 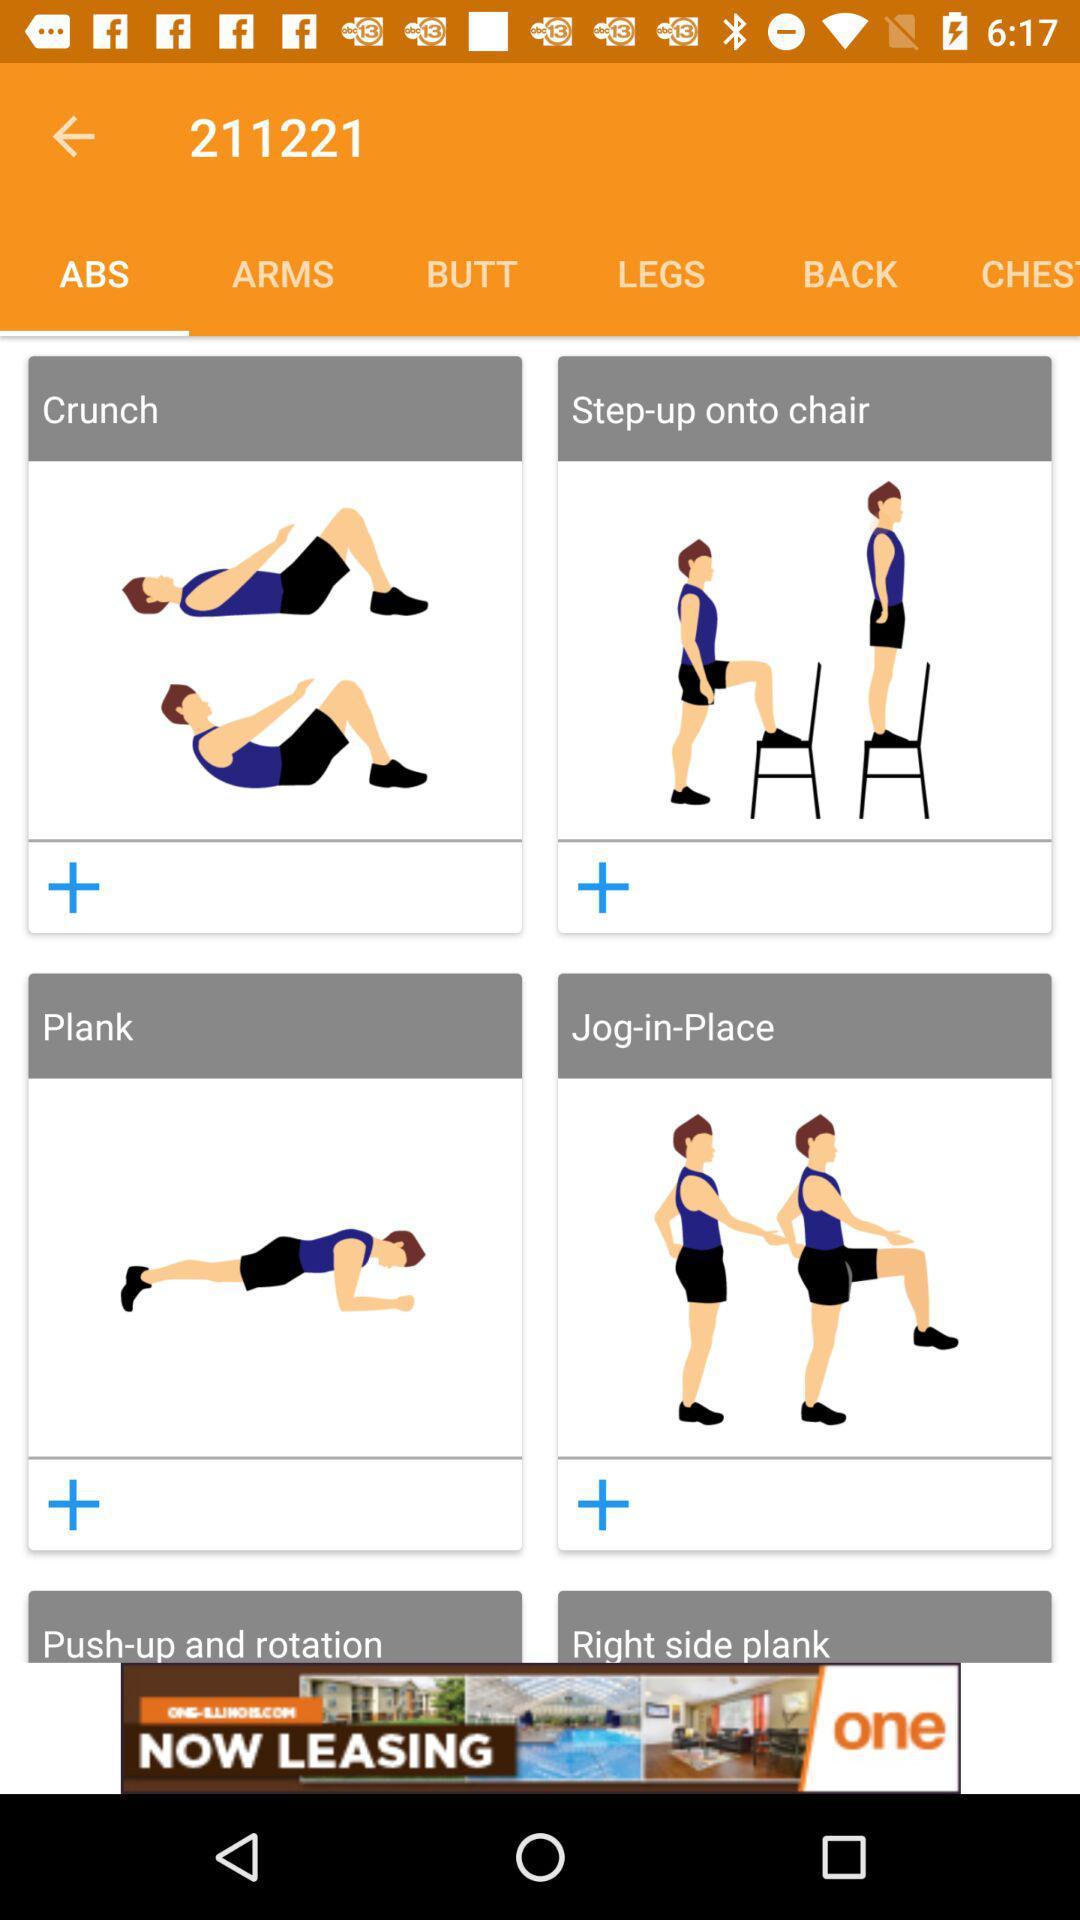 I want to click on get more information, so click(x=72, y=886).